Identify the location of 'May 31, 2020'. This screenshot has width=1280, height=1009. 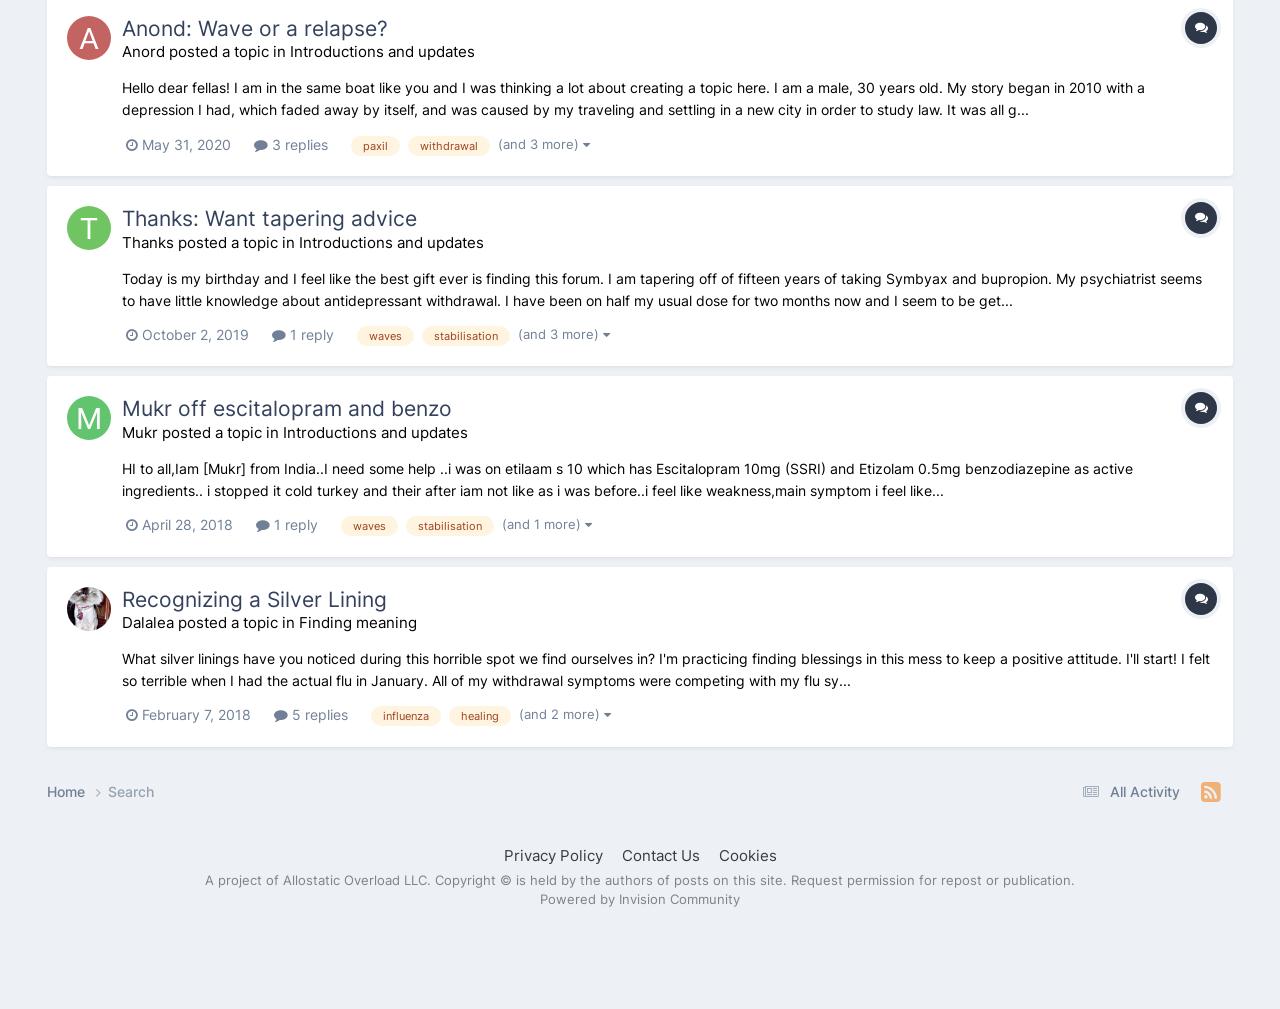
(140, 142).